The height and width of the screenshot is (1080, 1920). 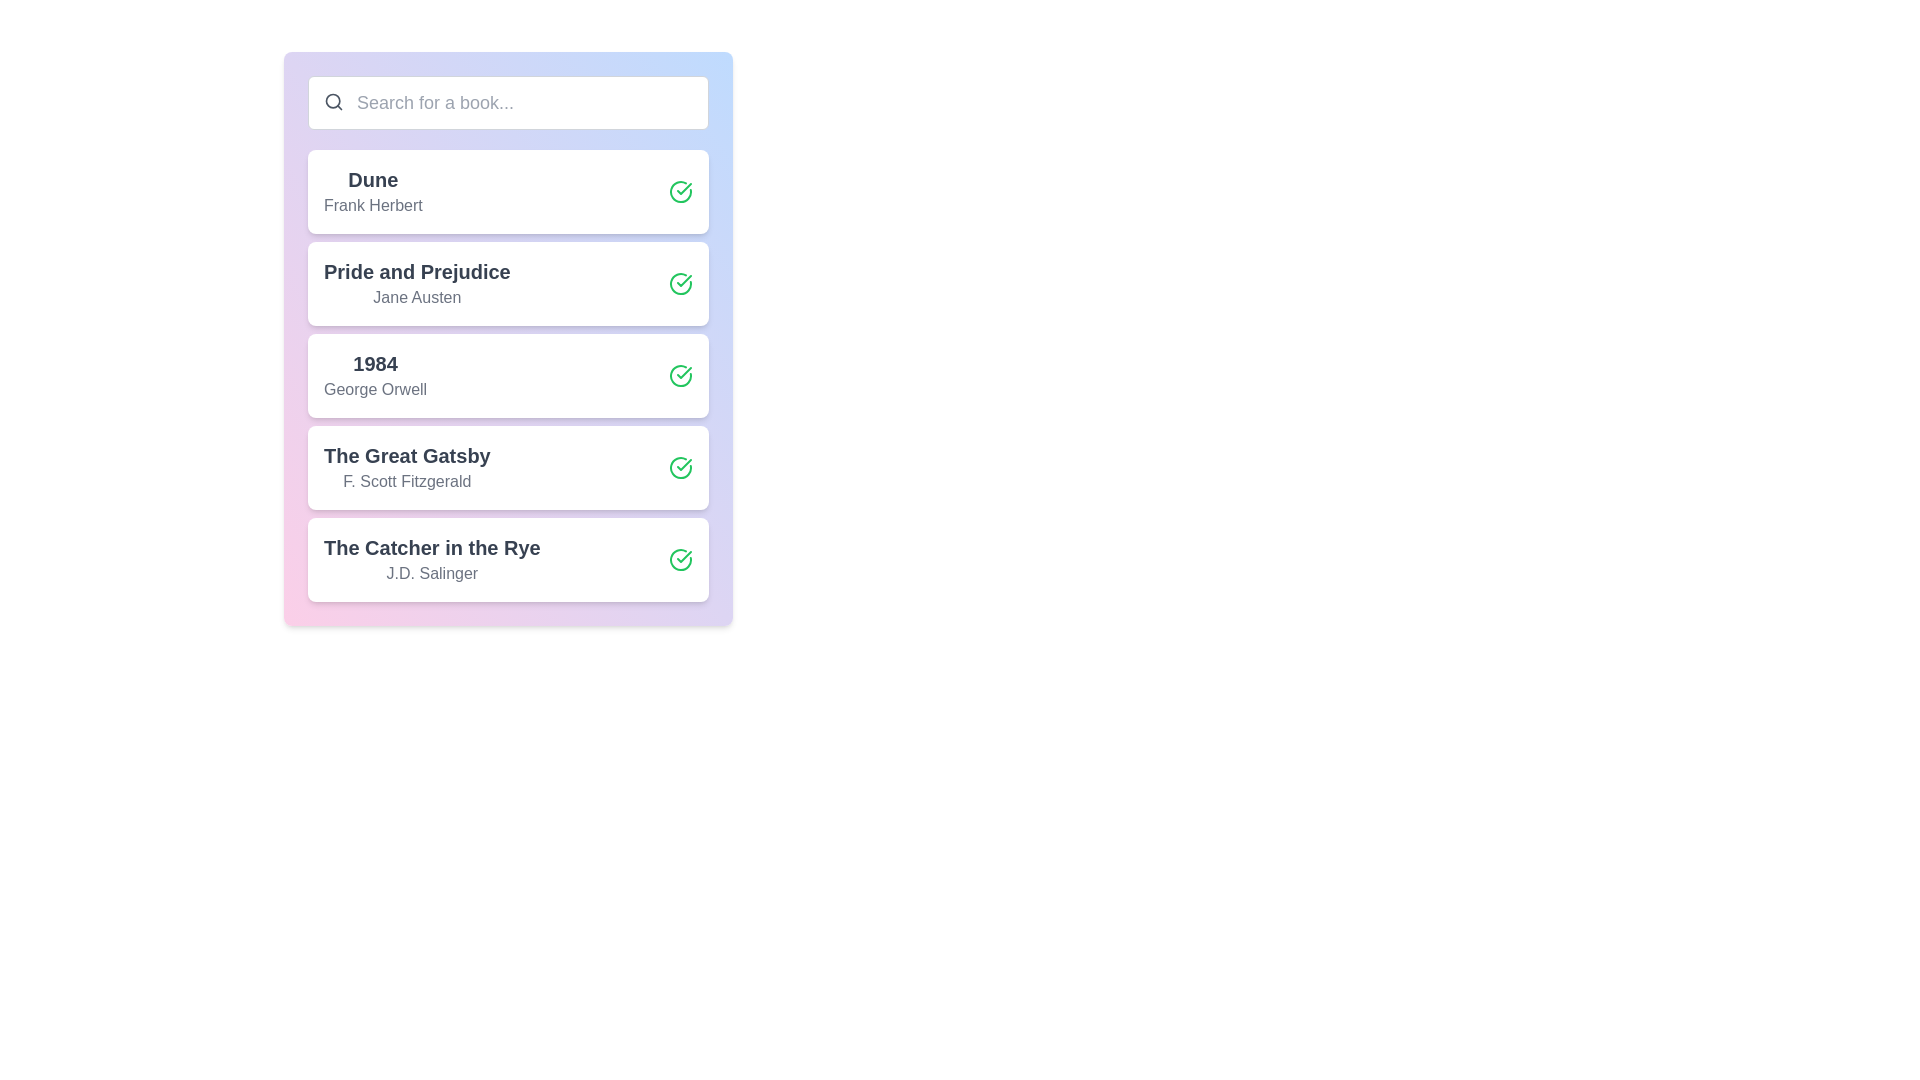 What do you see at coordinates (375, 389) in the screenshot?
I see `the text display element showing the author's name 'George Orwell', which is located below the title '1984' in the third card of a vertically-aligned list of books` at bounding box center [375, 389].